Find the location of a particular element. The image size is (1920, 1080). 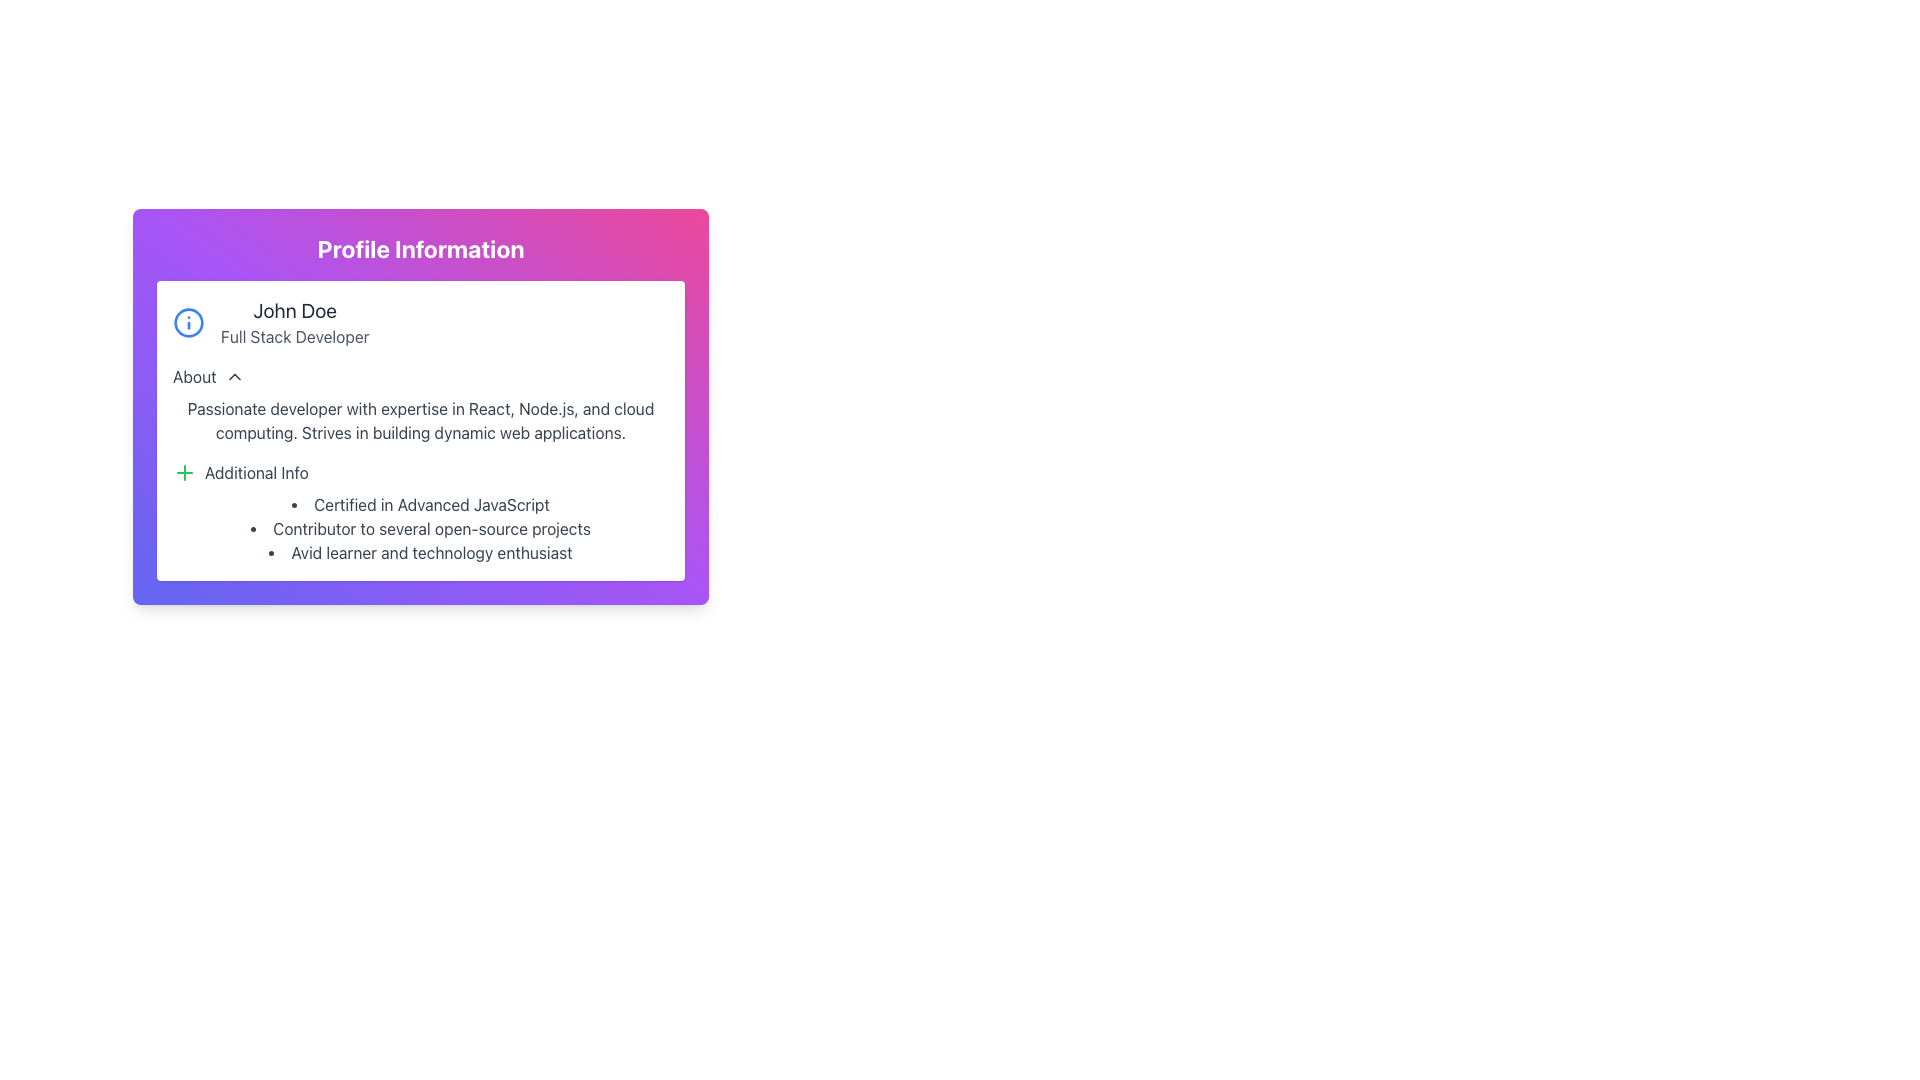

information provided in the Text block with bullet points located beneath the 'About' section in the card is located at coordinates (420, 512).